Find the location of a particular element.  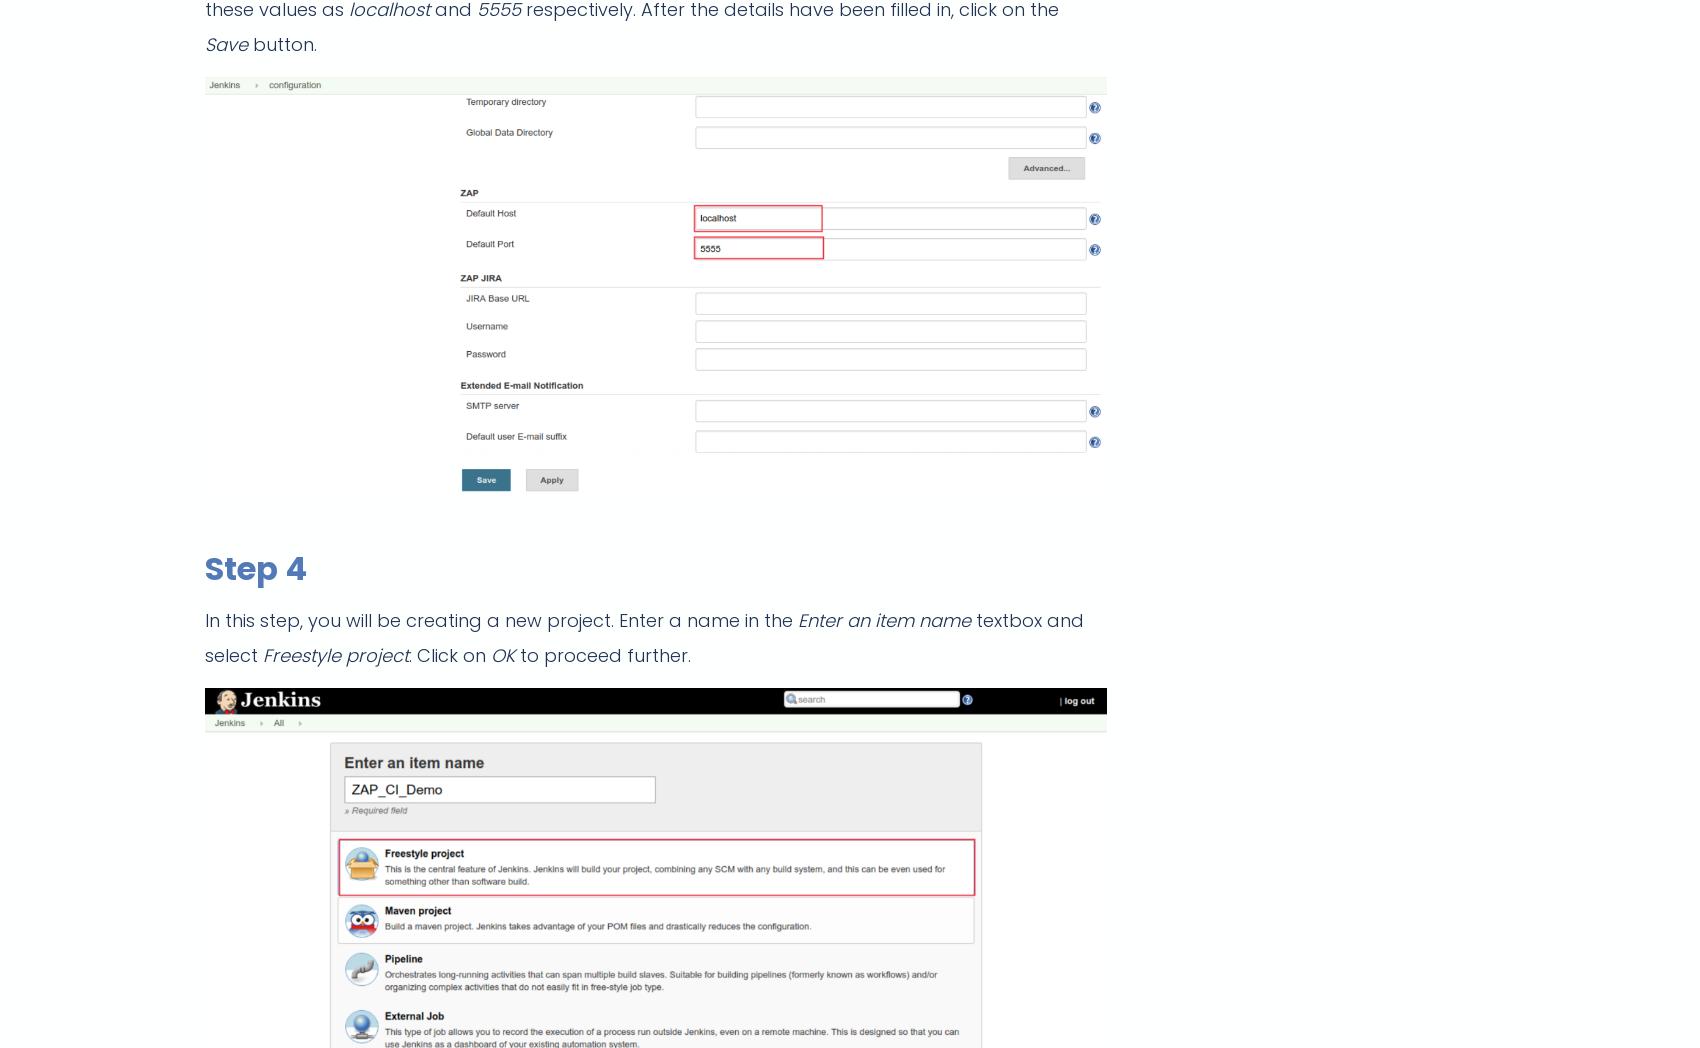

'. Click on' is located at coordinates (449, 654).